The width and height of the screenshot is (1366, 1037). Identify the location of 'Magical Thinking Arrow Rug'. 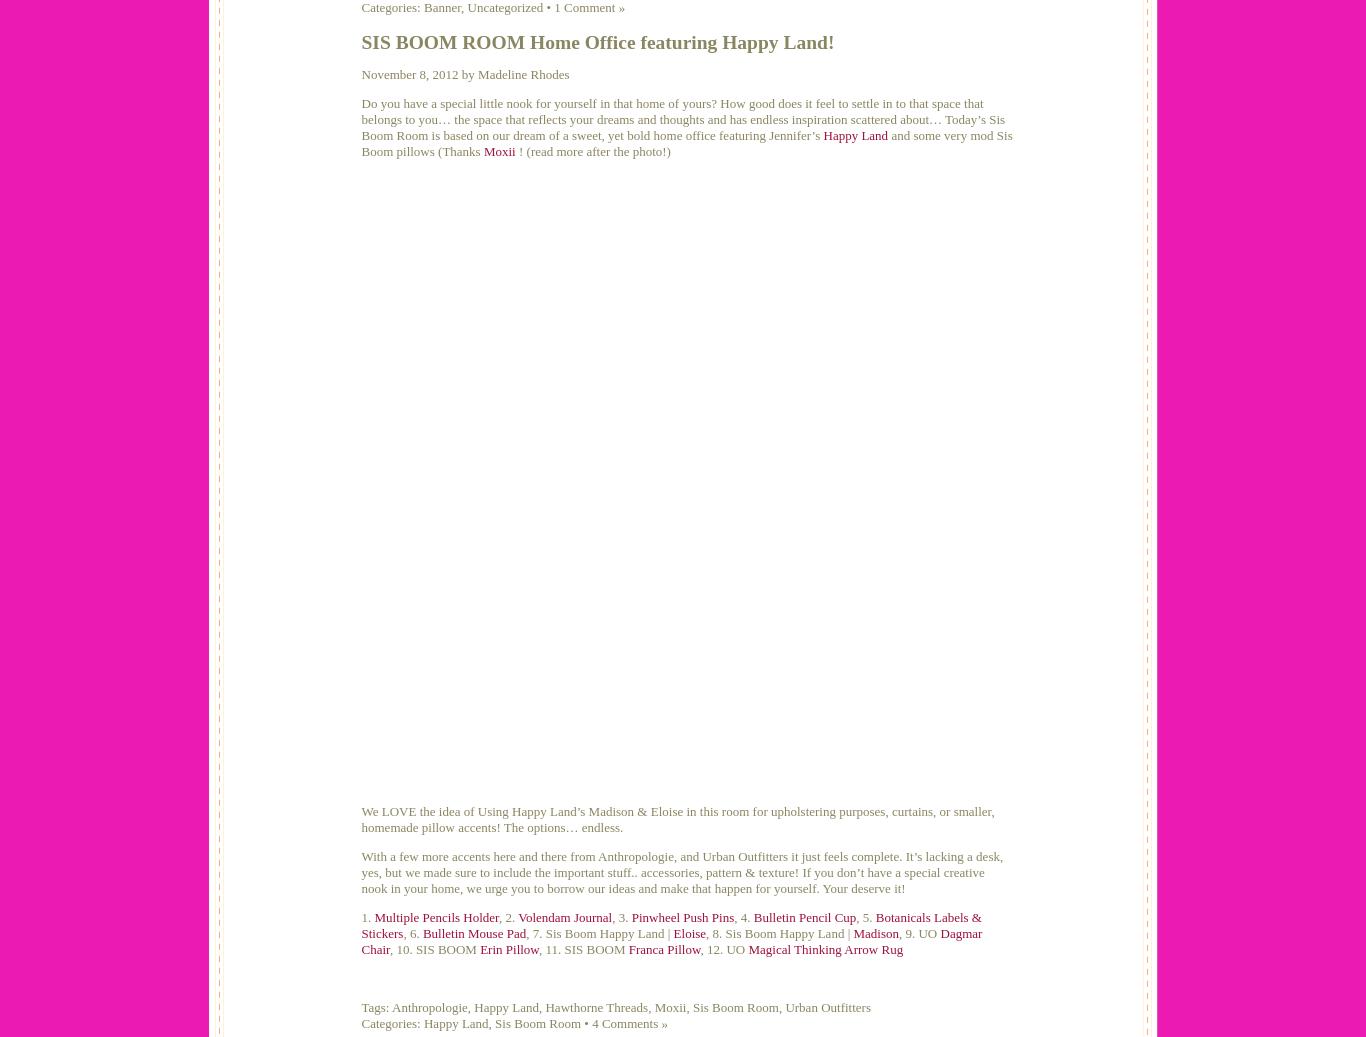
(824, 949).